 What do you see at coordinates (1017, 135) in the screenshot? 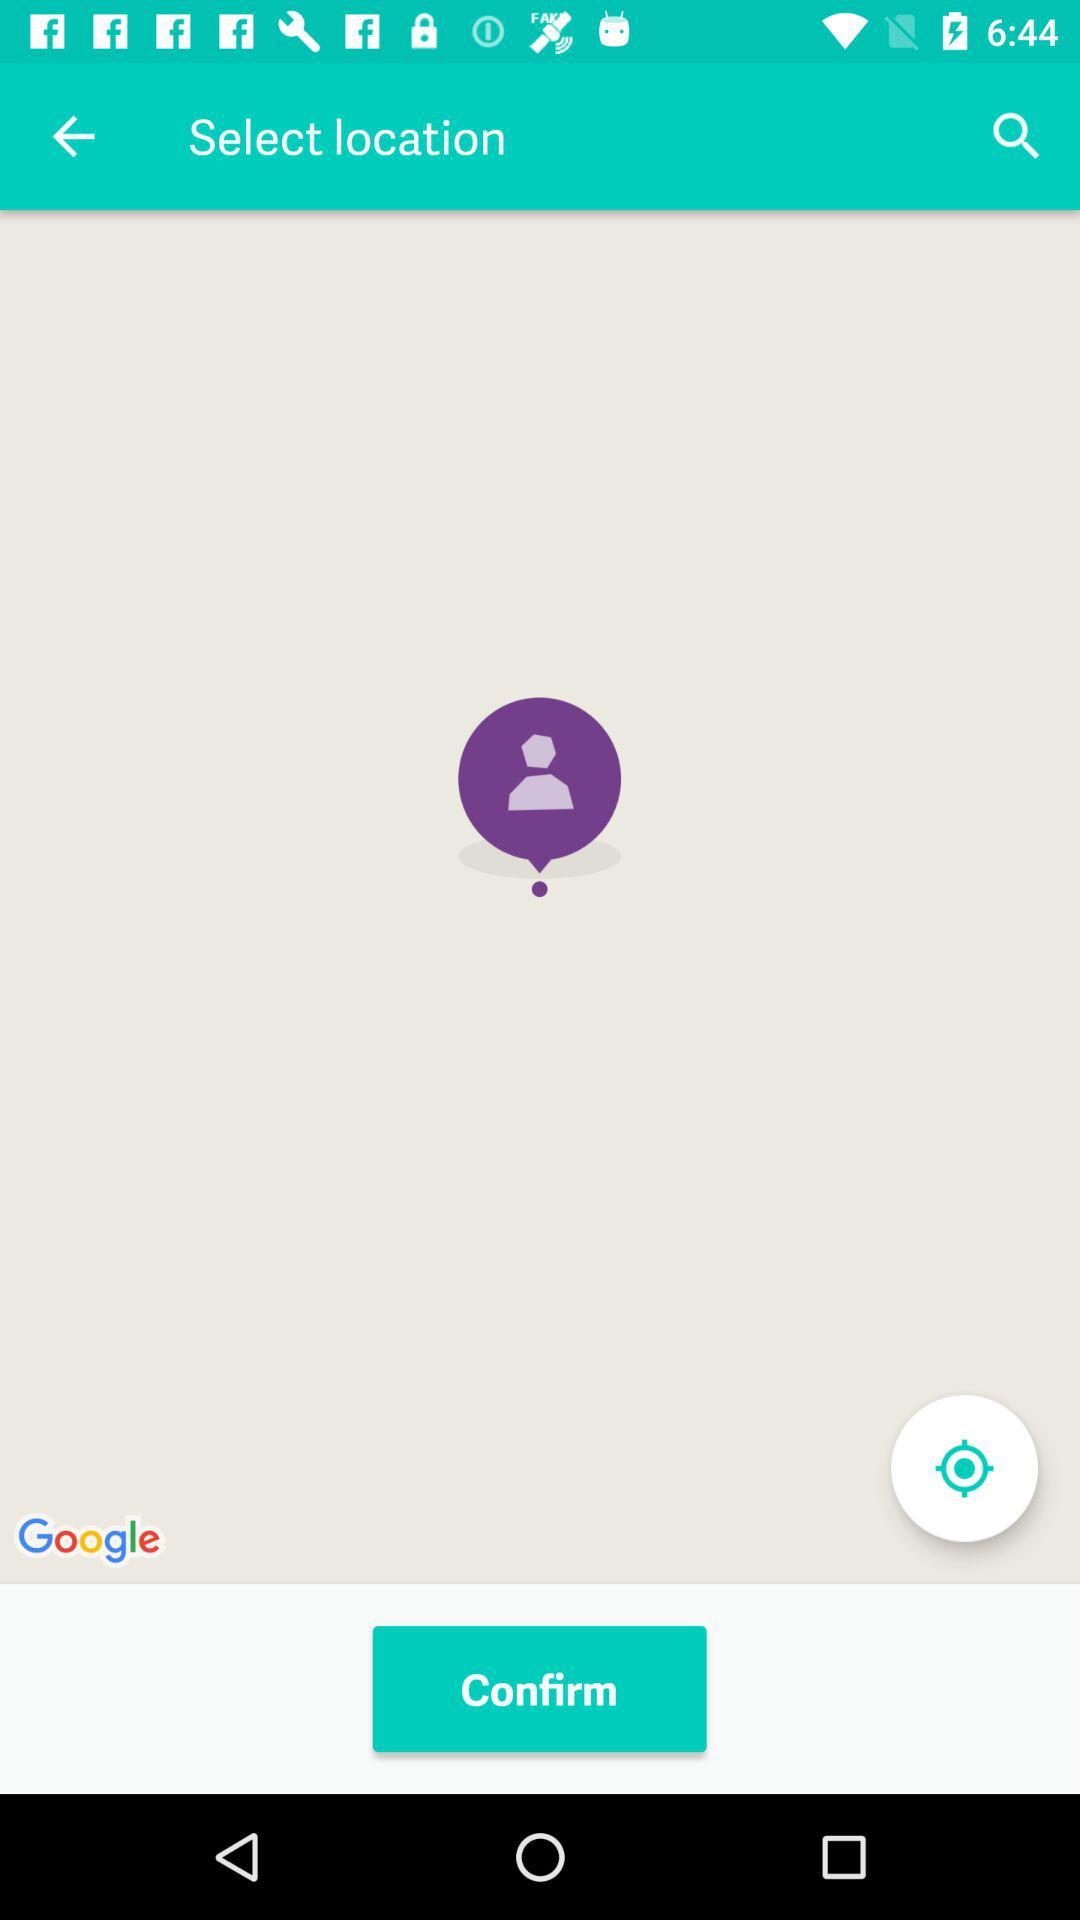
I see `the item next to the select location` at bounding box center [1017, 135].